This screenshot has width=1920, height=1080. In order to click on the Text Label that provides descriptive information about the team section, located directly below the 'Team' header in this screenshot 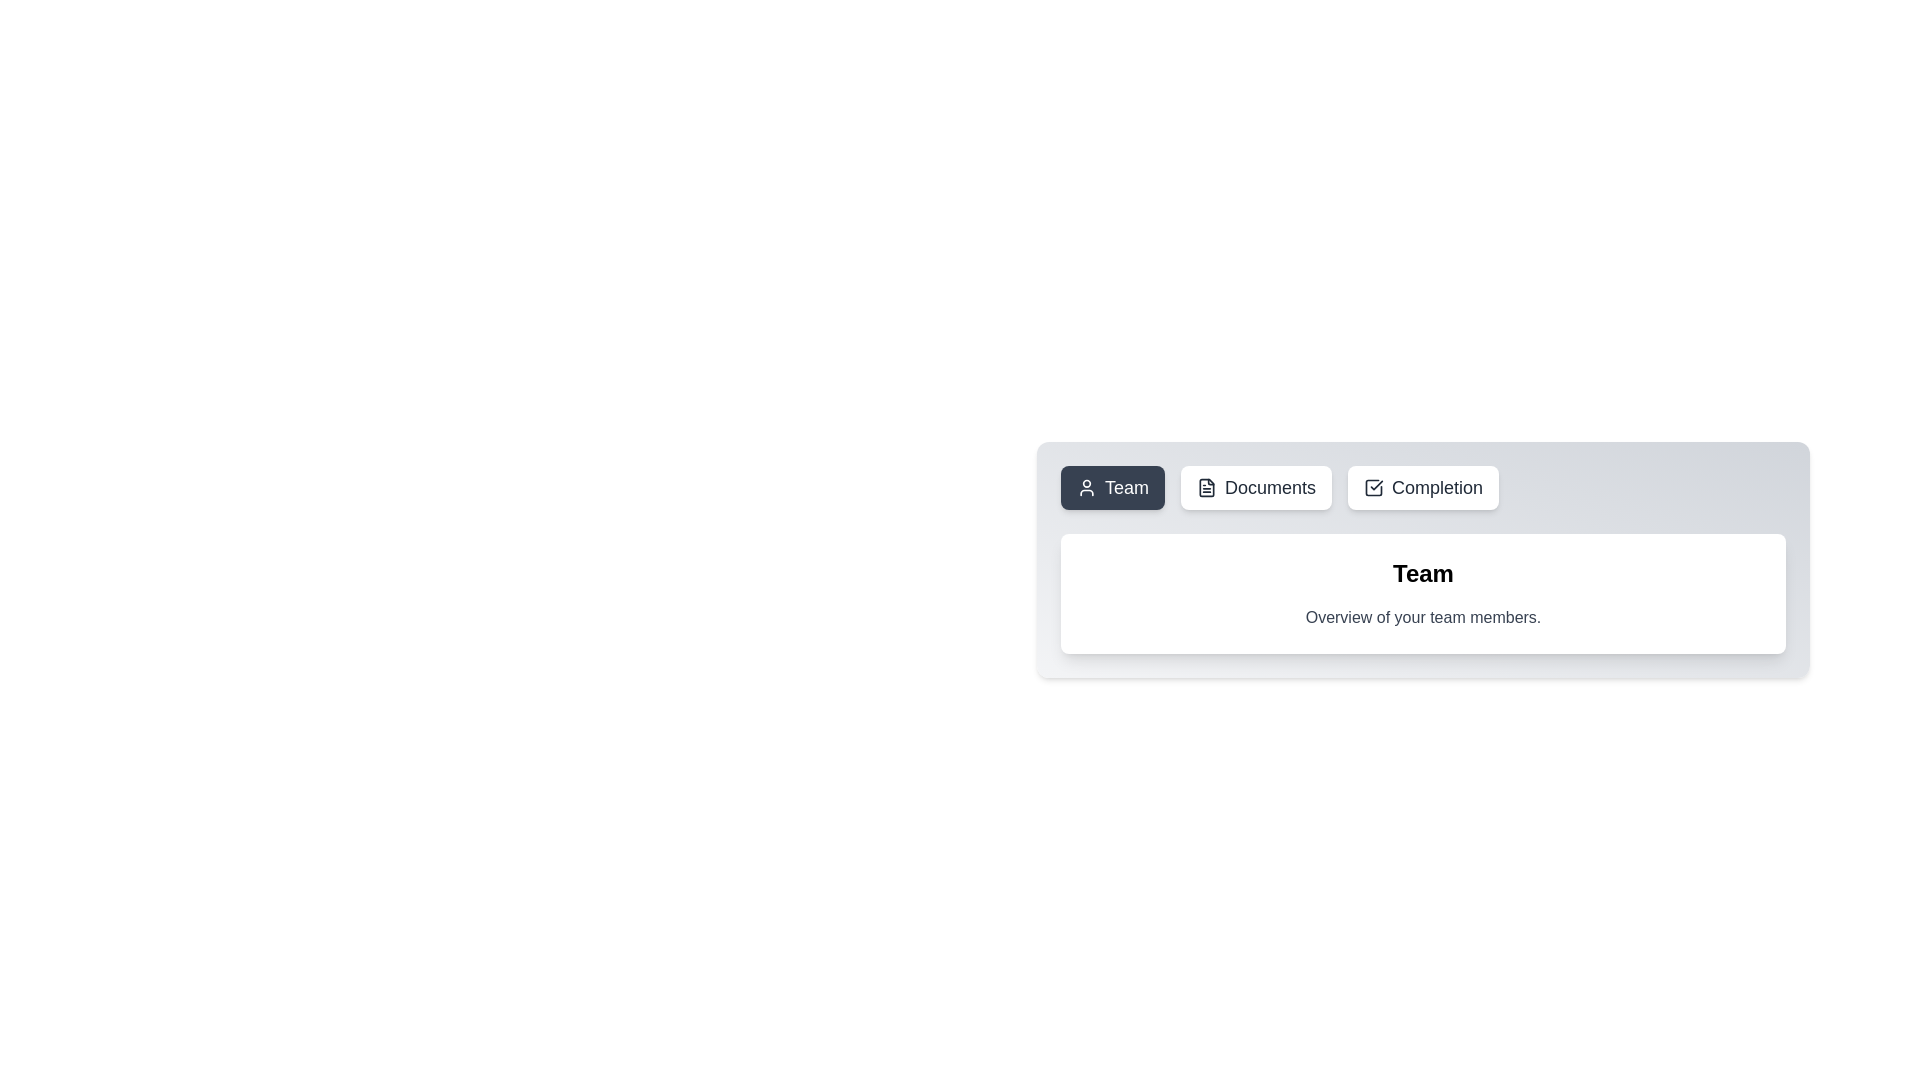, I will do `click(1422, 616)`.